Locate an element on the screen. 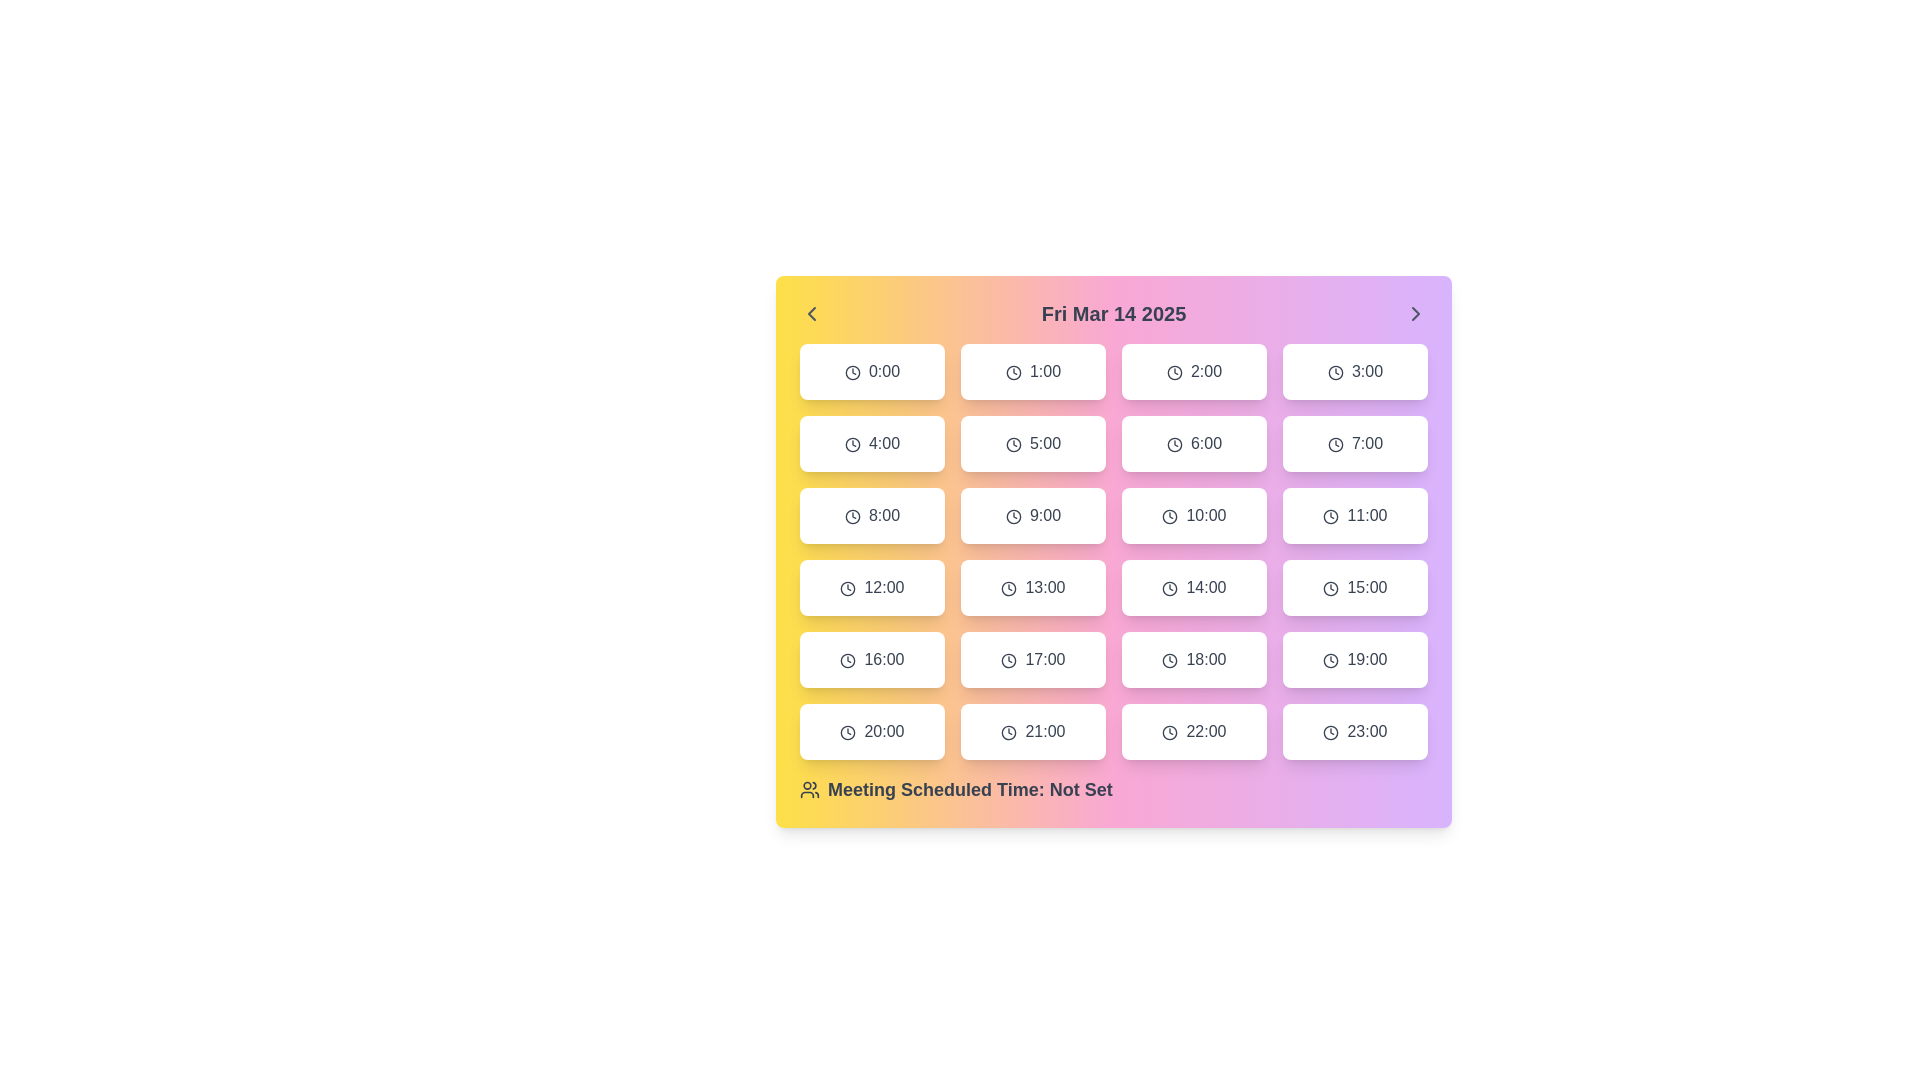  the rectangular button with rounded corners displaying the time '3:00' and a clock icon on the left is located at coordinates (1355, 371).